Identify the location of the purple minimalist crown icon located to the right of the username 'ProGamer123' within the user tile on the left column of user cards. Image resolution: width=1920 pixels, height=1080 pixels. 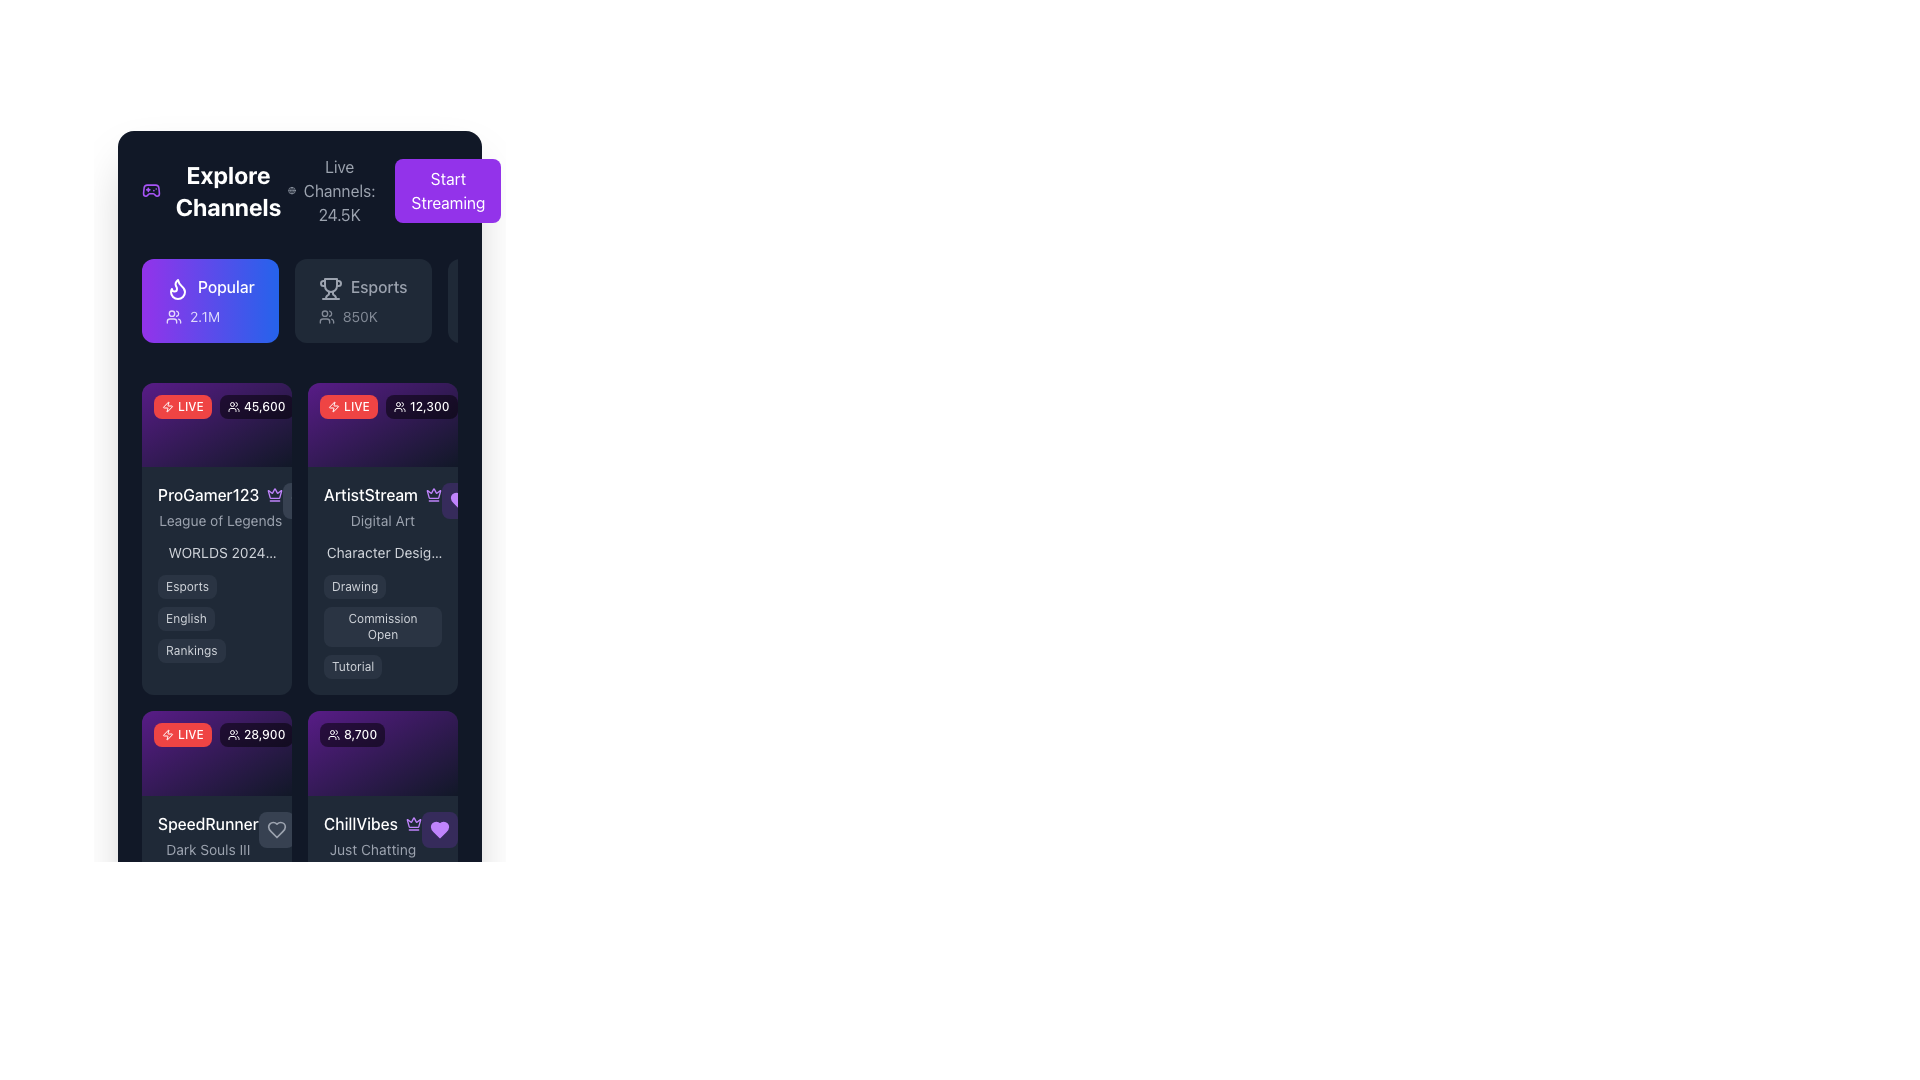
(274, 495).